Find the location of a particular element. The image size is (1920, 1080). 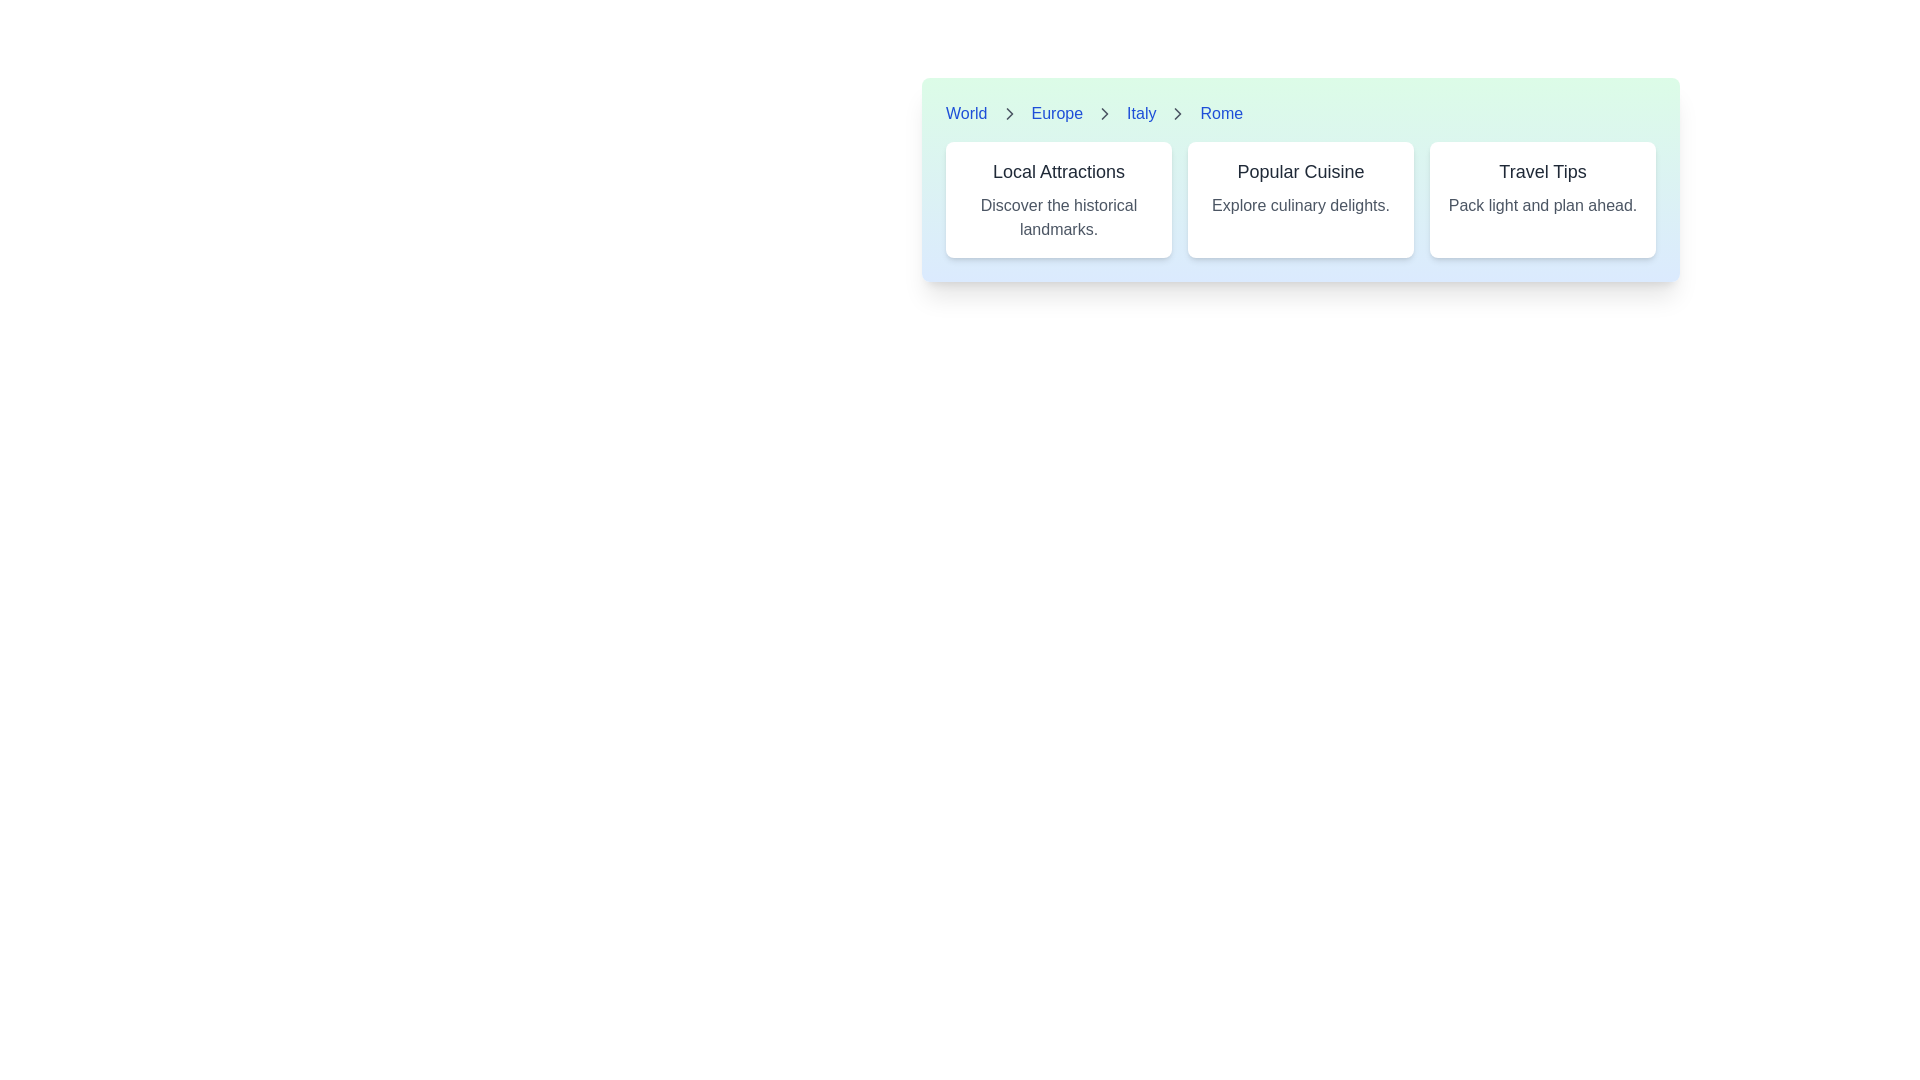

the chevron icon located in the breadcrumb navigation bar to the right of 'Italy' and before 'Rome' is located at coordinates (1104, 114).